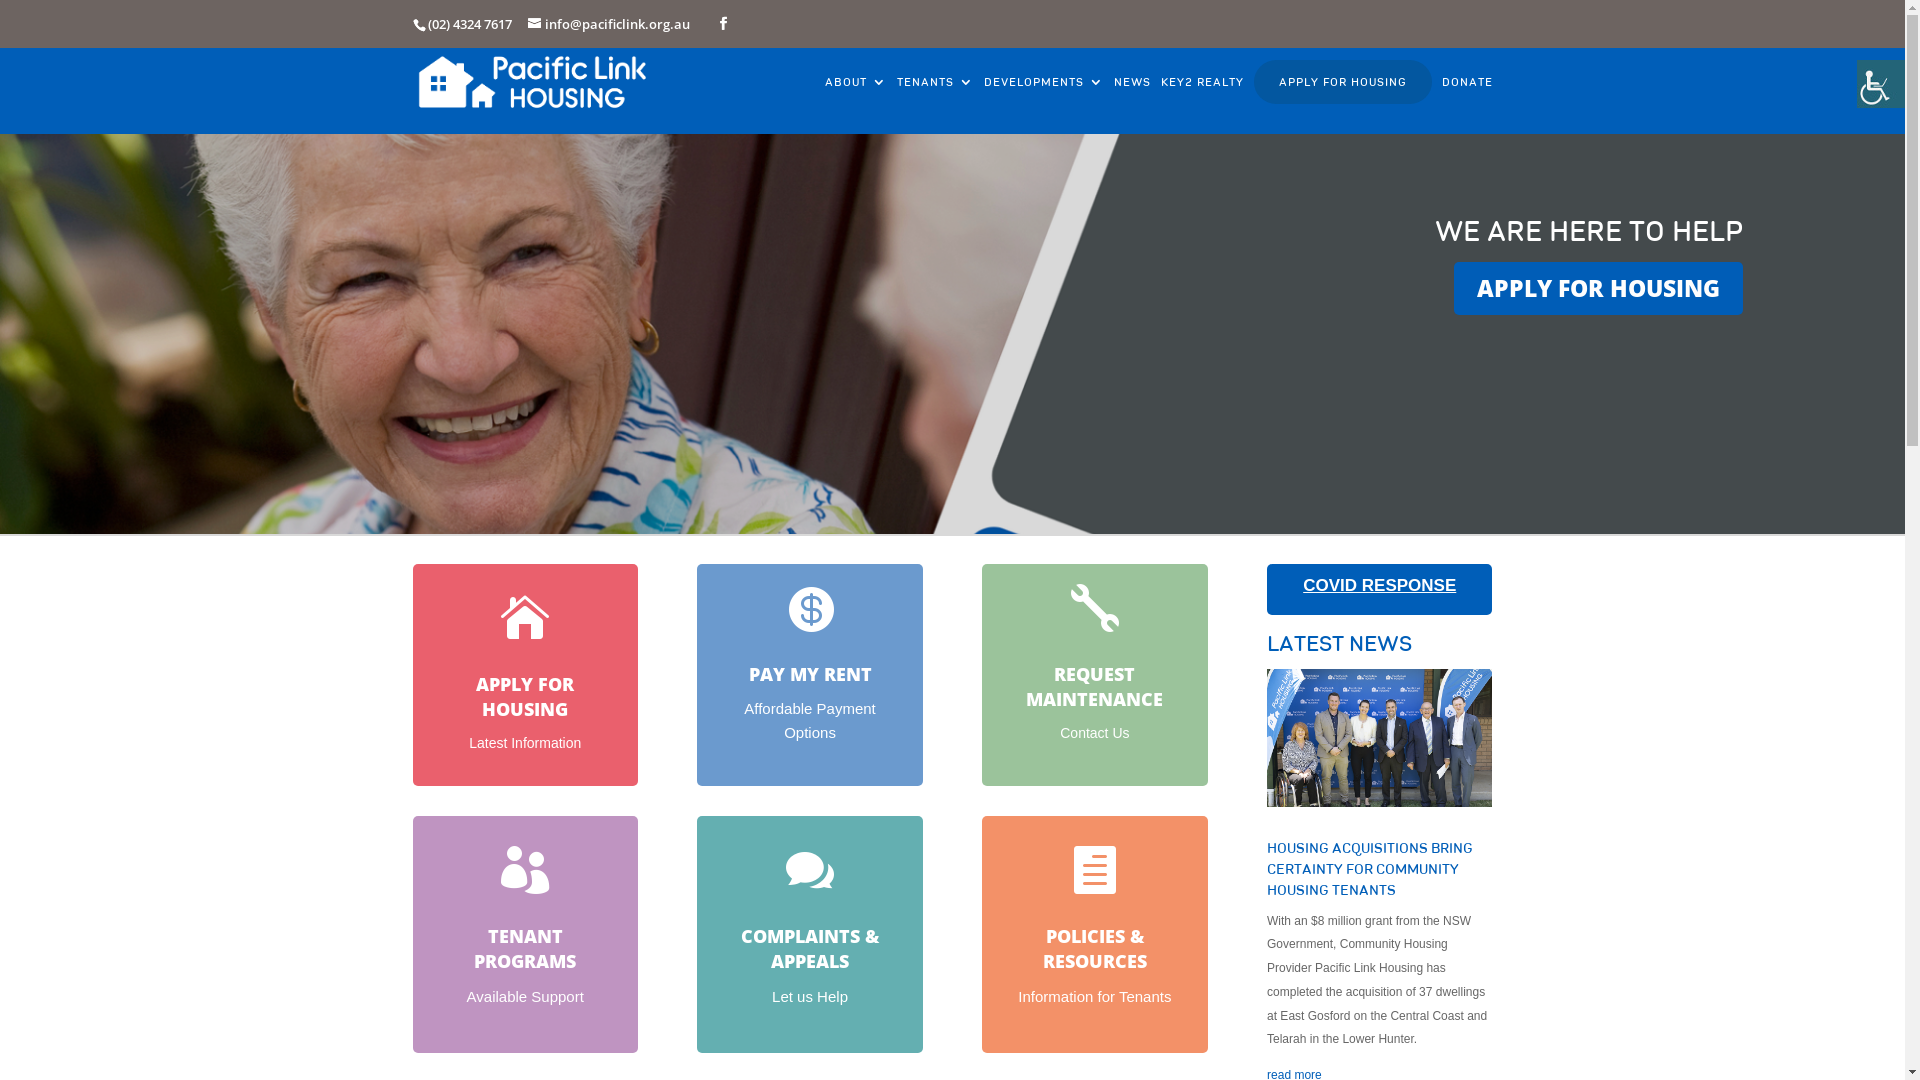 The image size is (1920, 1080). I want to click on 'DONATE', so click(1467, 104).